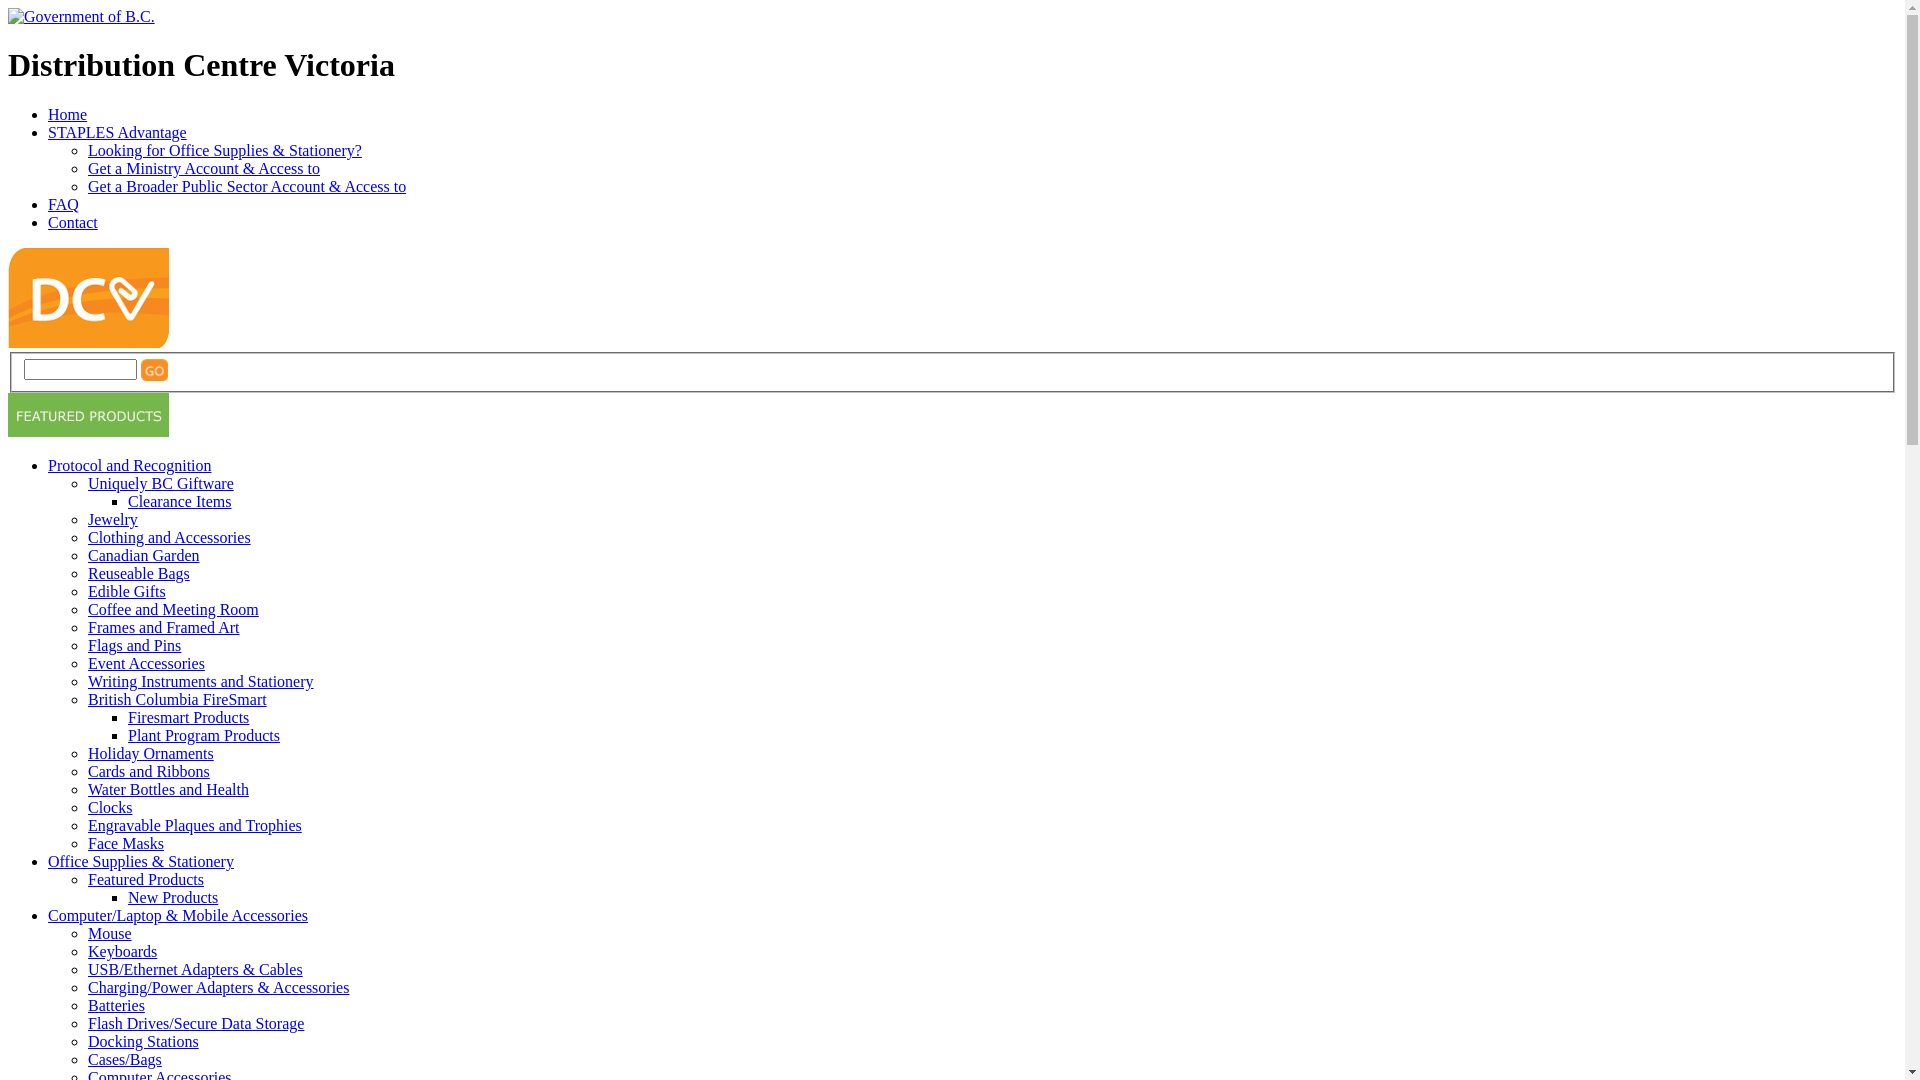  I want to click on 'Uniquely BC Giftware', so click(86, 483).